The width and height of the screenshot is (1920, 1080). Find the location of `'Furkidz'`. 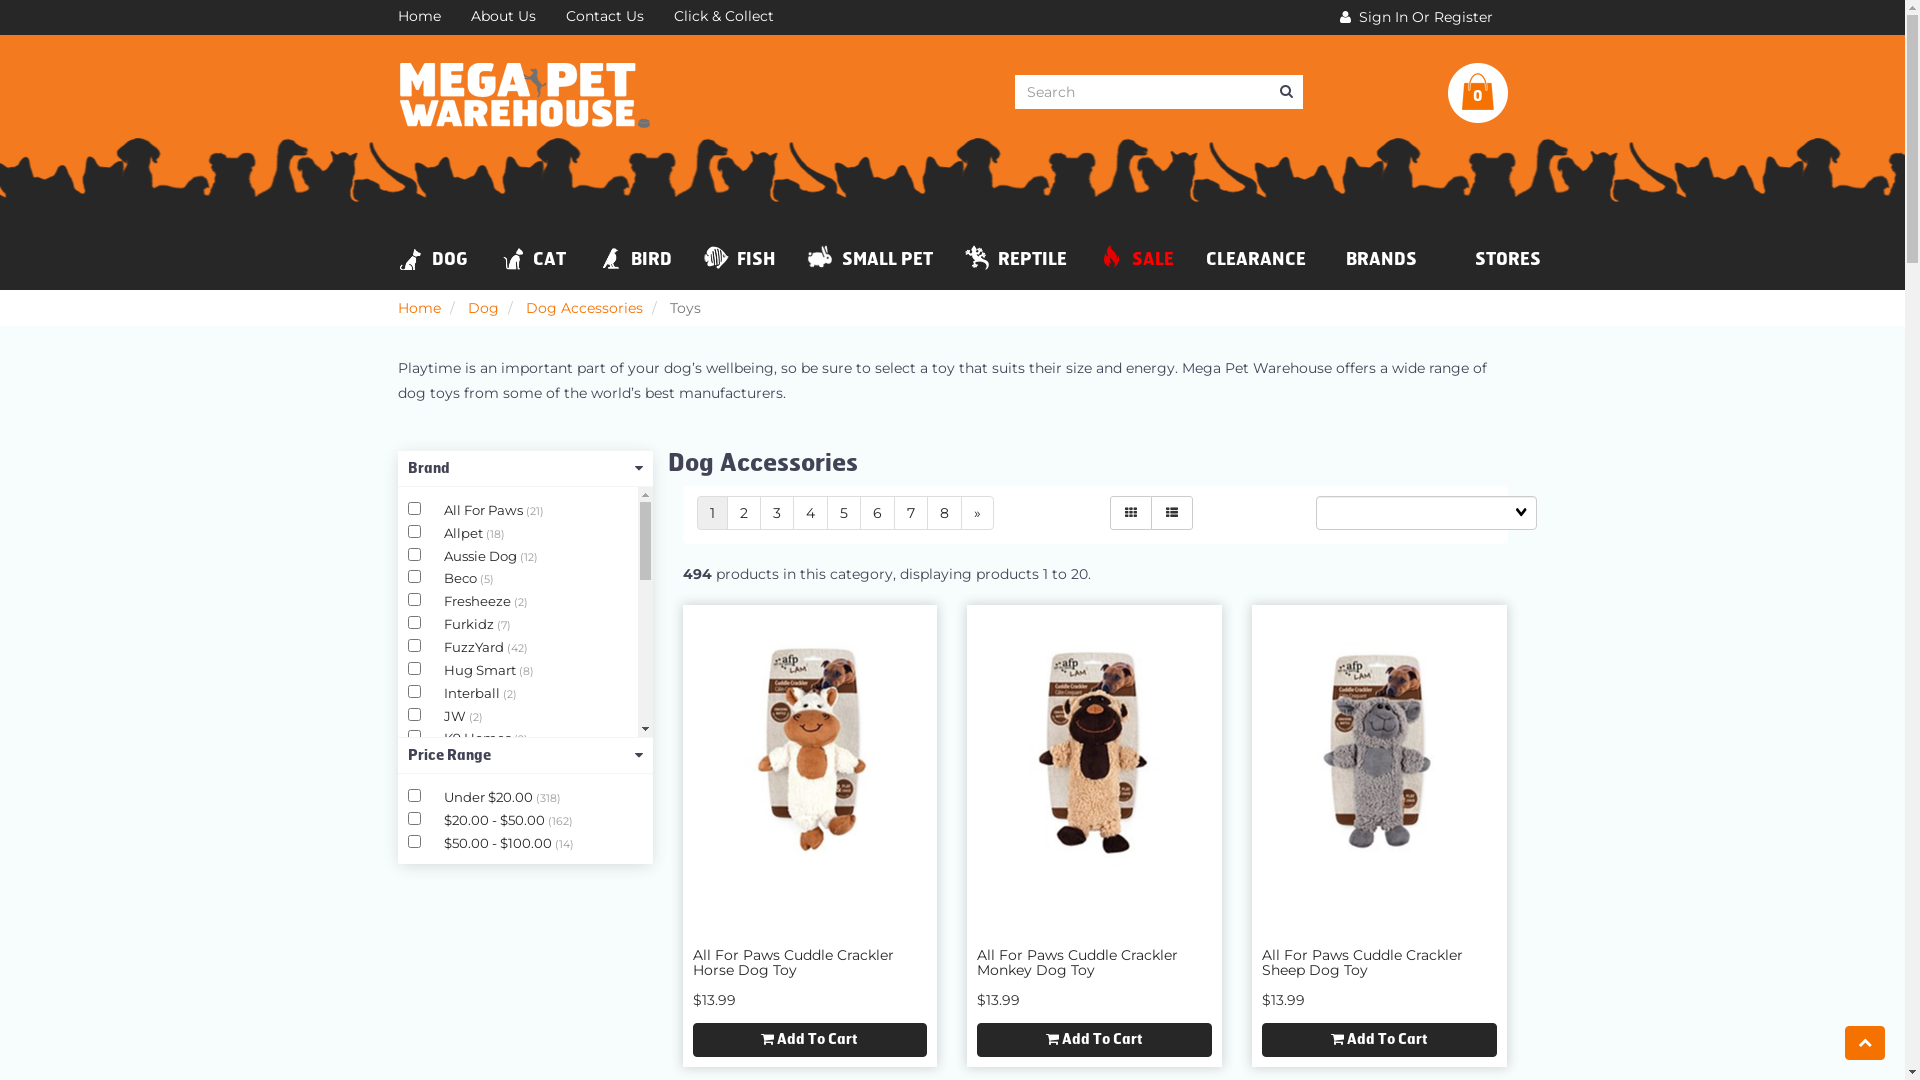

'Furkidz' is located at coordinates (469, 623).